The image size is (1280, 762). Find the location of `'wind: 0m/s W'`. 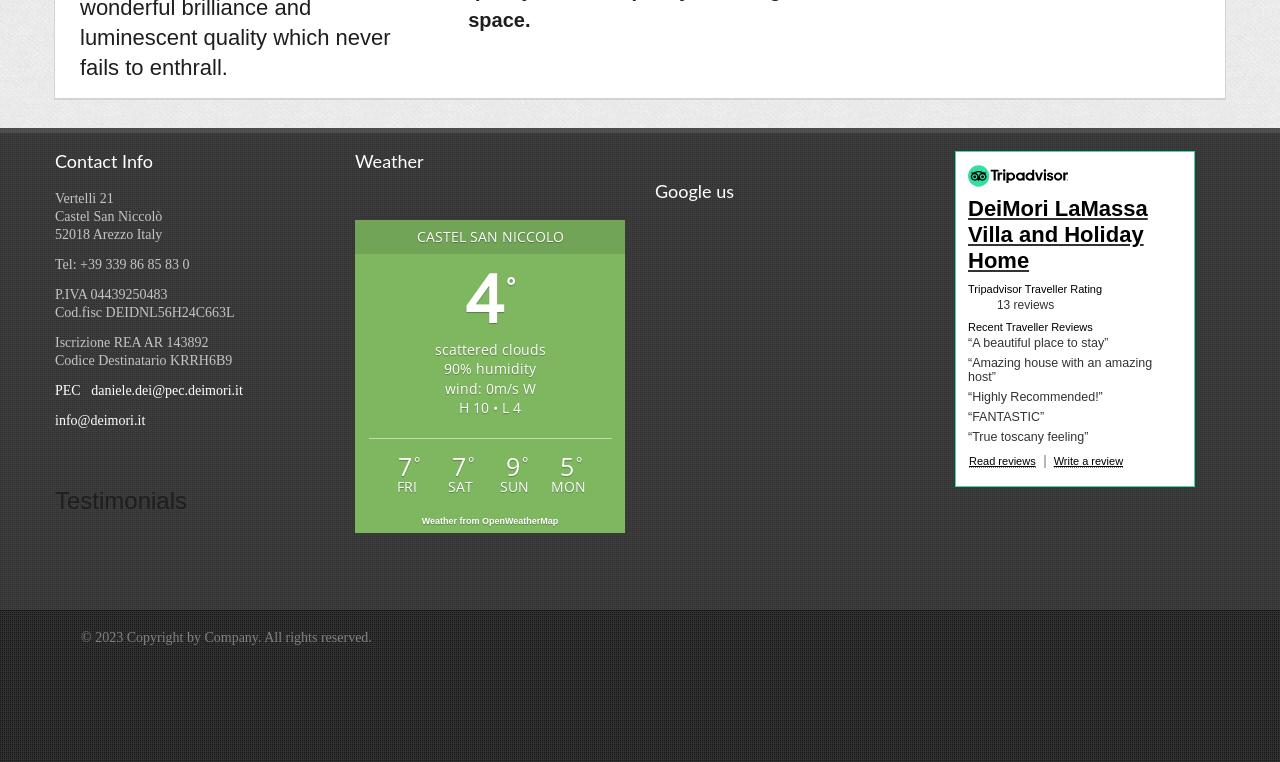

'wind: 0m/s W' is located at coordinates (443, 386).